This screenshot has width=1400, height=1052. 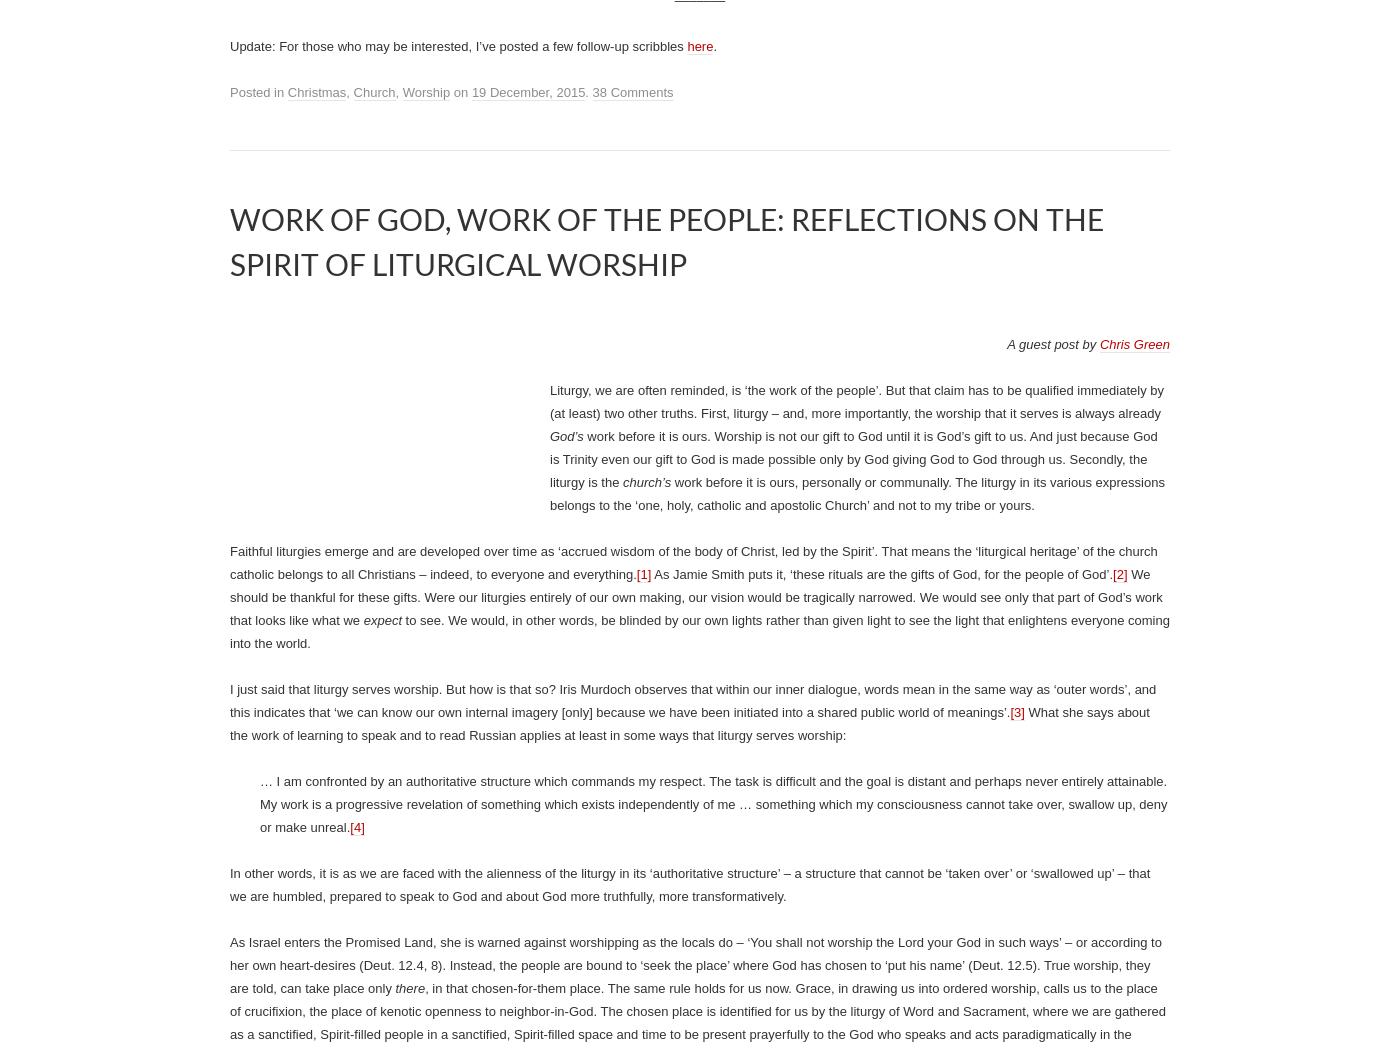 I want to click on 'Church', so click(x=352, y=92).